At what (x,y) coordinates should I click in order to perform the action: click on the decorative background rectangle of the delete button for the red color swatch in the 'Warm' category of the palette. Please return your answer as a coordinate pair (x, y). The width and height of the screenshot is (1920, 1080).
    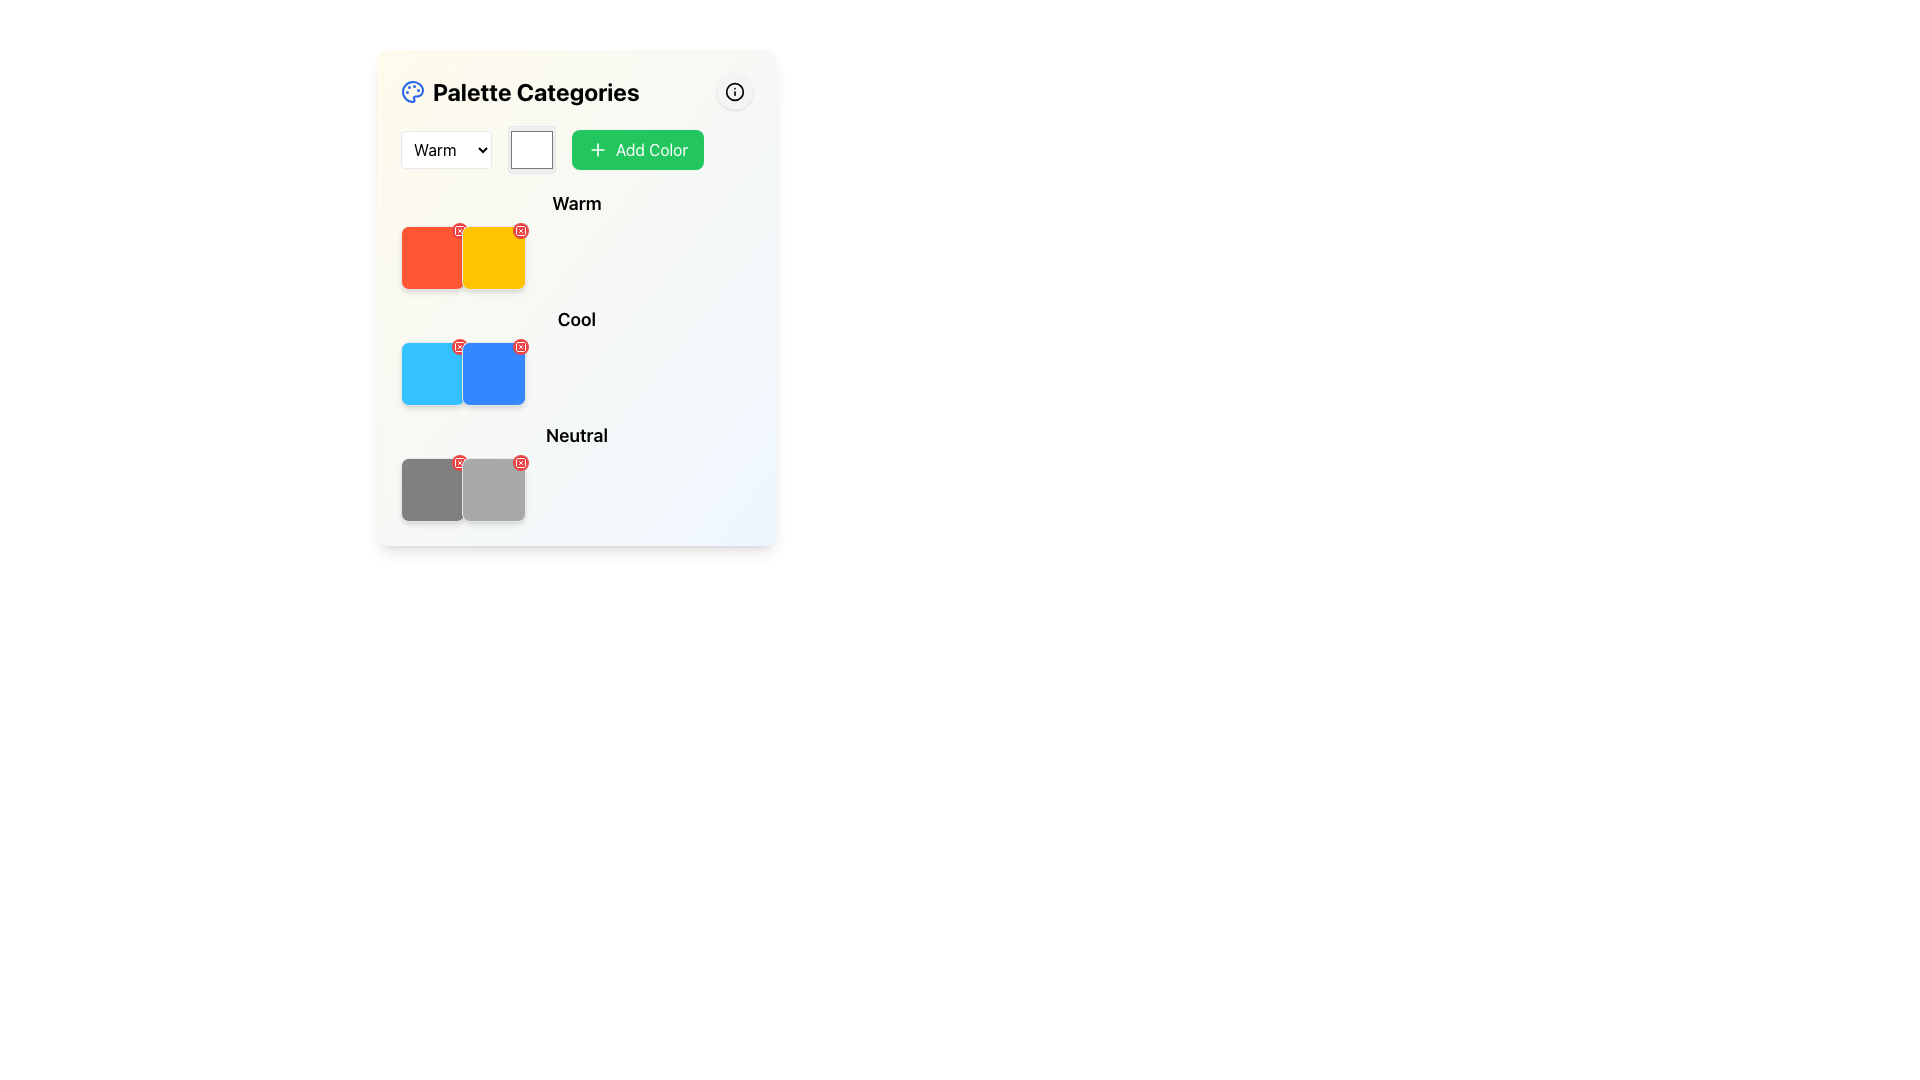
    Looking at the image, I should click on (459, 230).